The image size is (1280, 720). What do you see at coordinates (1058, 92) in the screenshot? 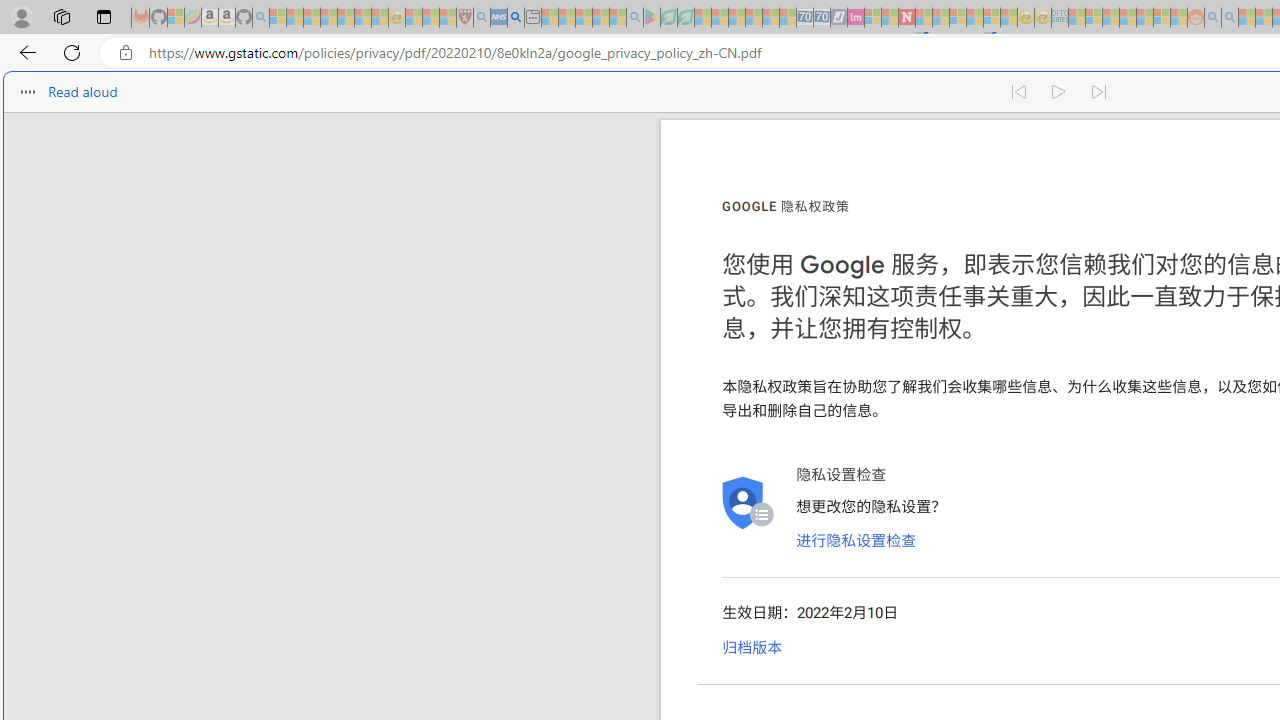
I see `'Continue to read aloud (Ctrl+Shift+U)'` at bounding box center [1058, 92].